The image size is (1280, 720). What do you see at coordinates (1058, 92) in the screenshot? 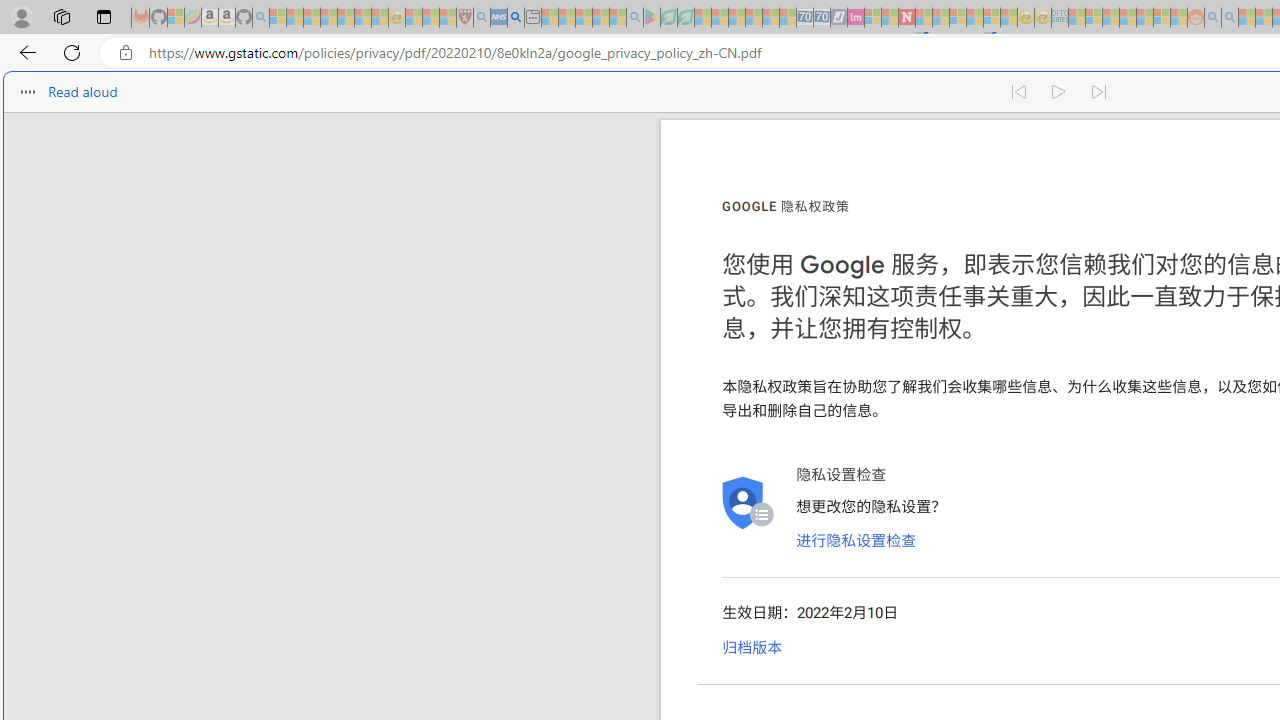
I see `'Continue to read aloud (Ctrl+Shift+U)'` at bounding box center [1058, 92].